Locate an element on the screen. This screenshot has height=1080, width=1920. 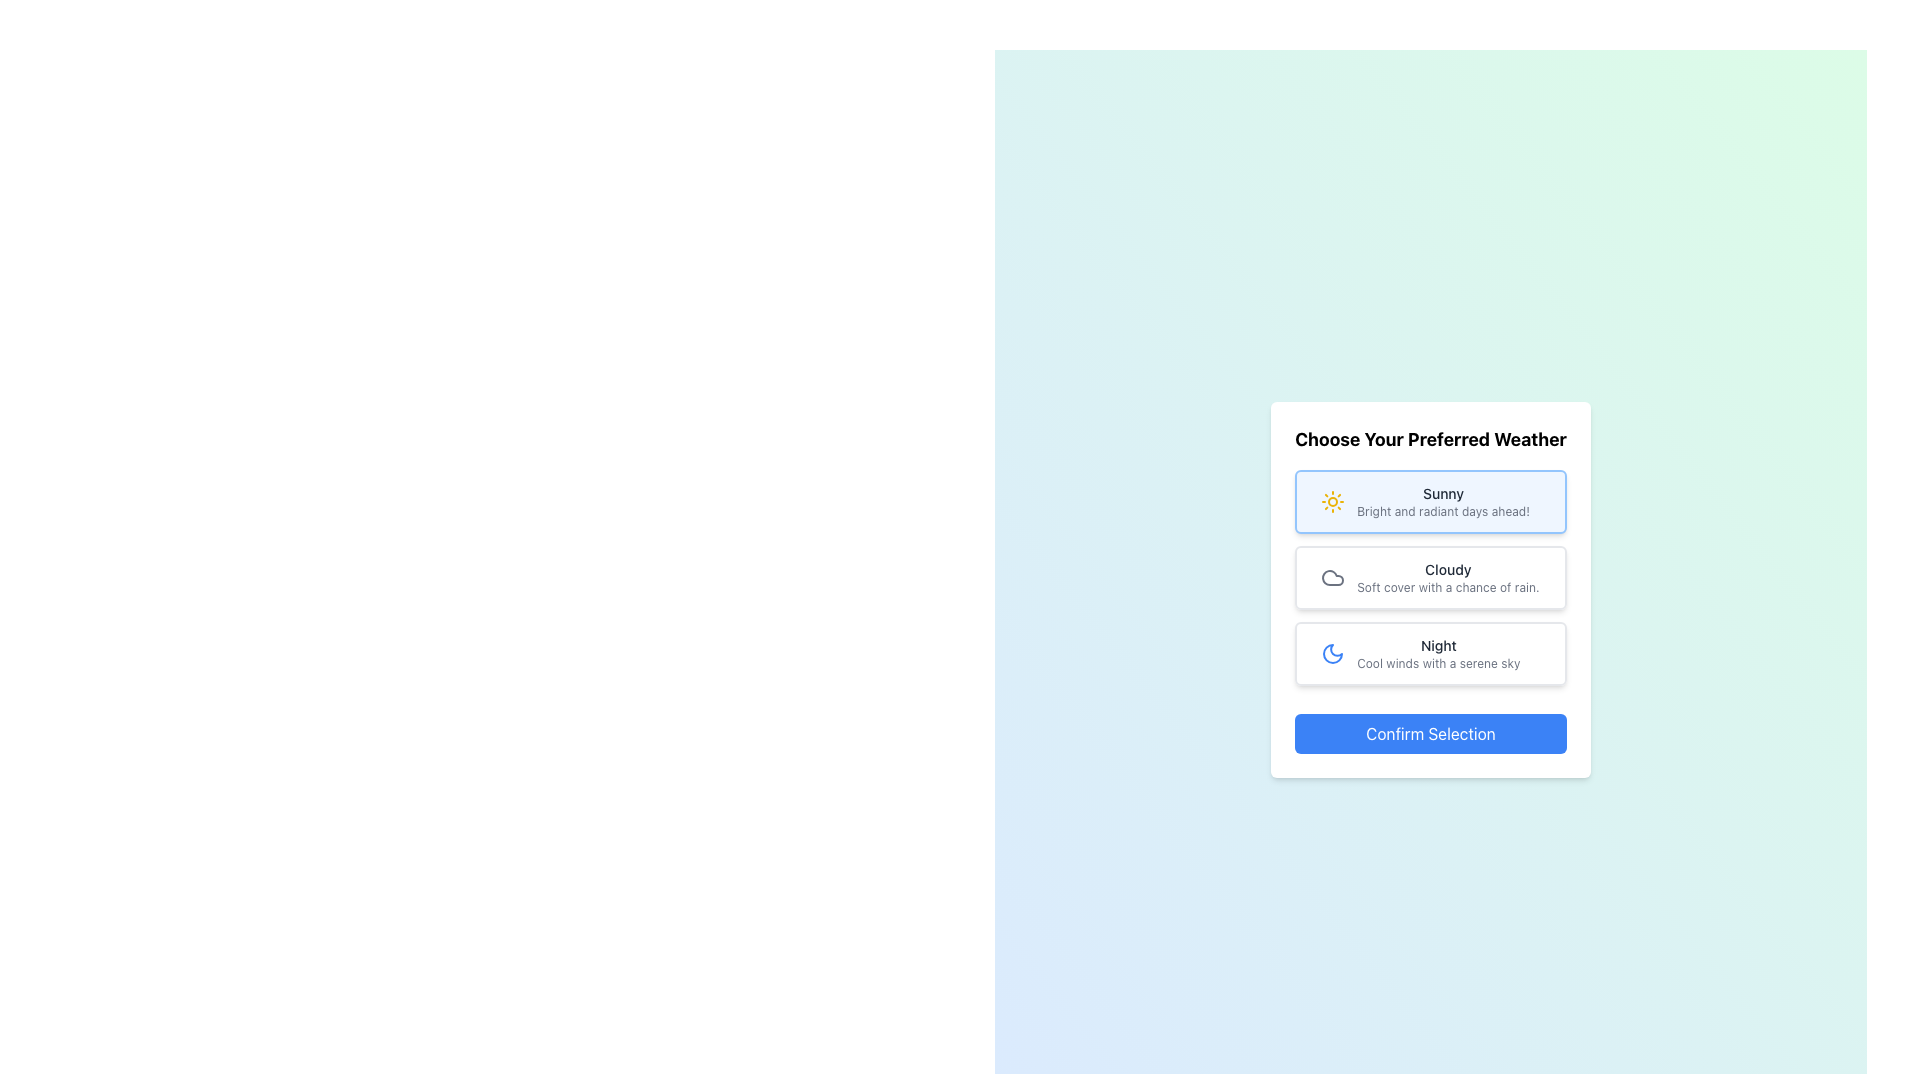
text from the 'Sunny' text label, which is displayed in a medium font weight and dark gray color on a light background, located within the first weather selection card is located at coordinates (1443, 493).